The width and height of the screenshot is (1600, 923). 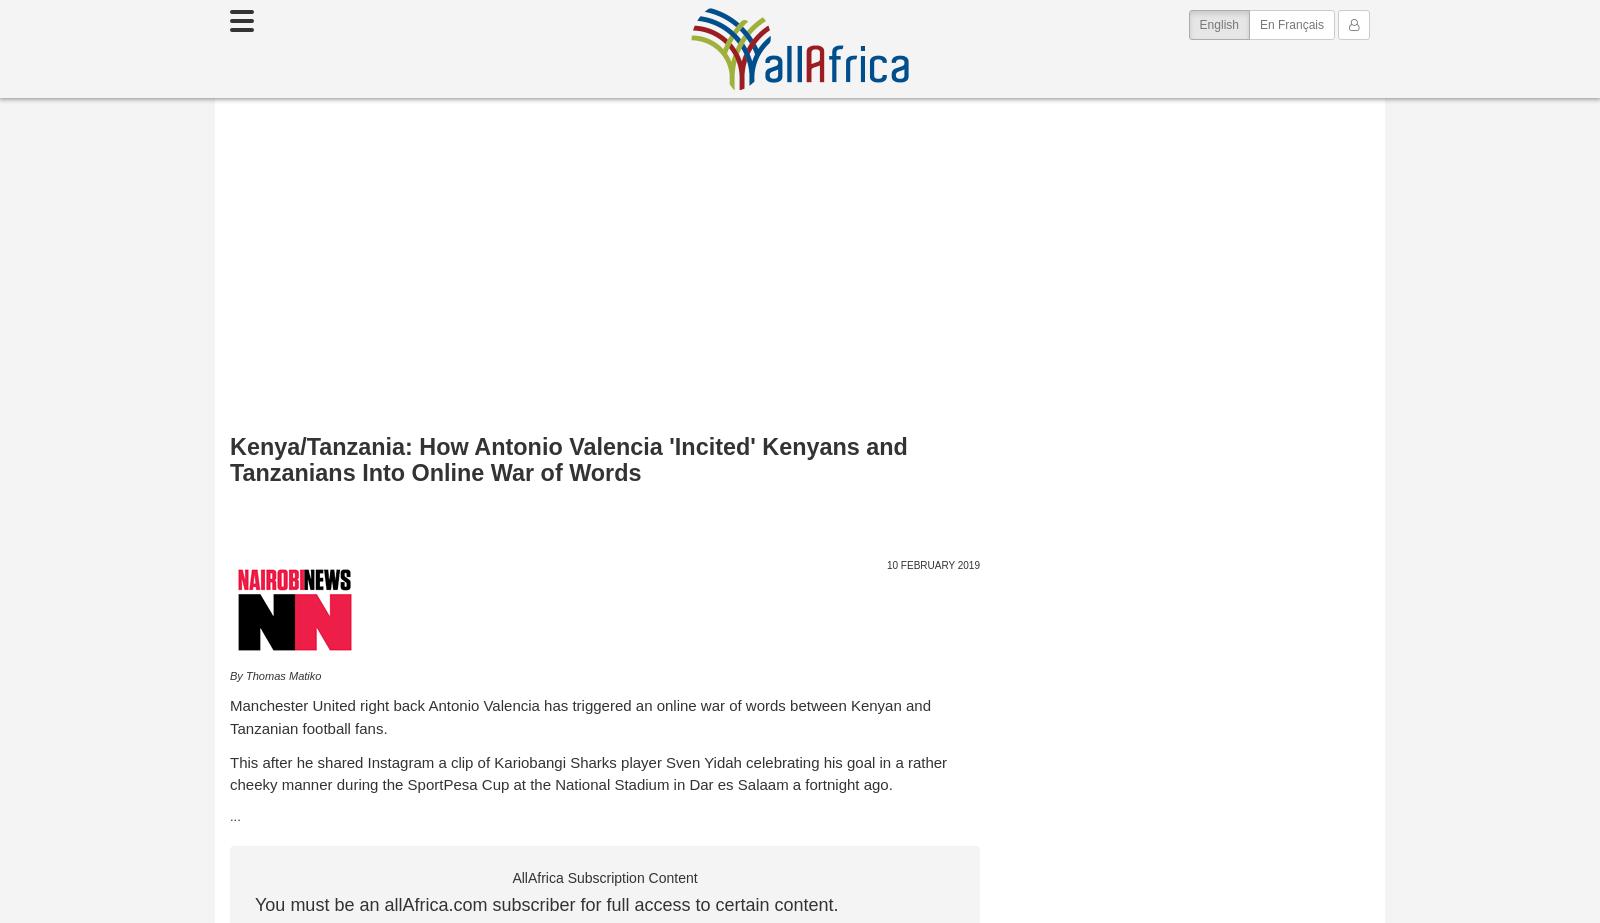 I want to click on 'By Thomas Matiko', so click(x=275, y=675).